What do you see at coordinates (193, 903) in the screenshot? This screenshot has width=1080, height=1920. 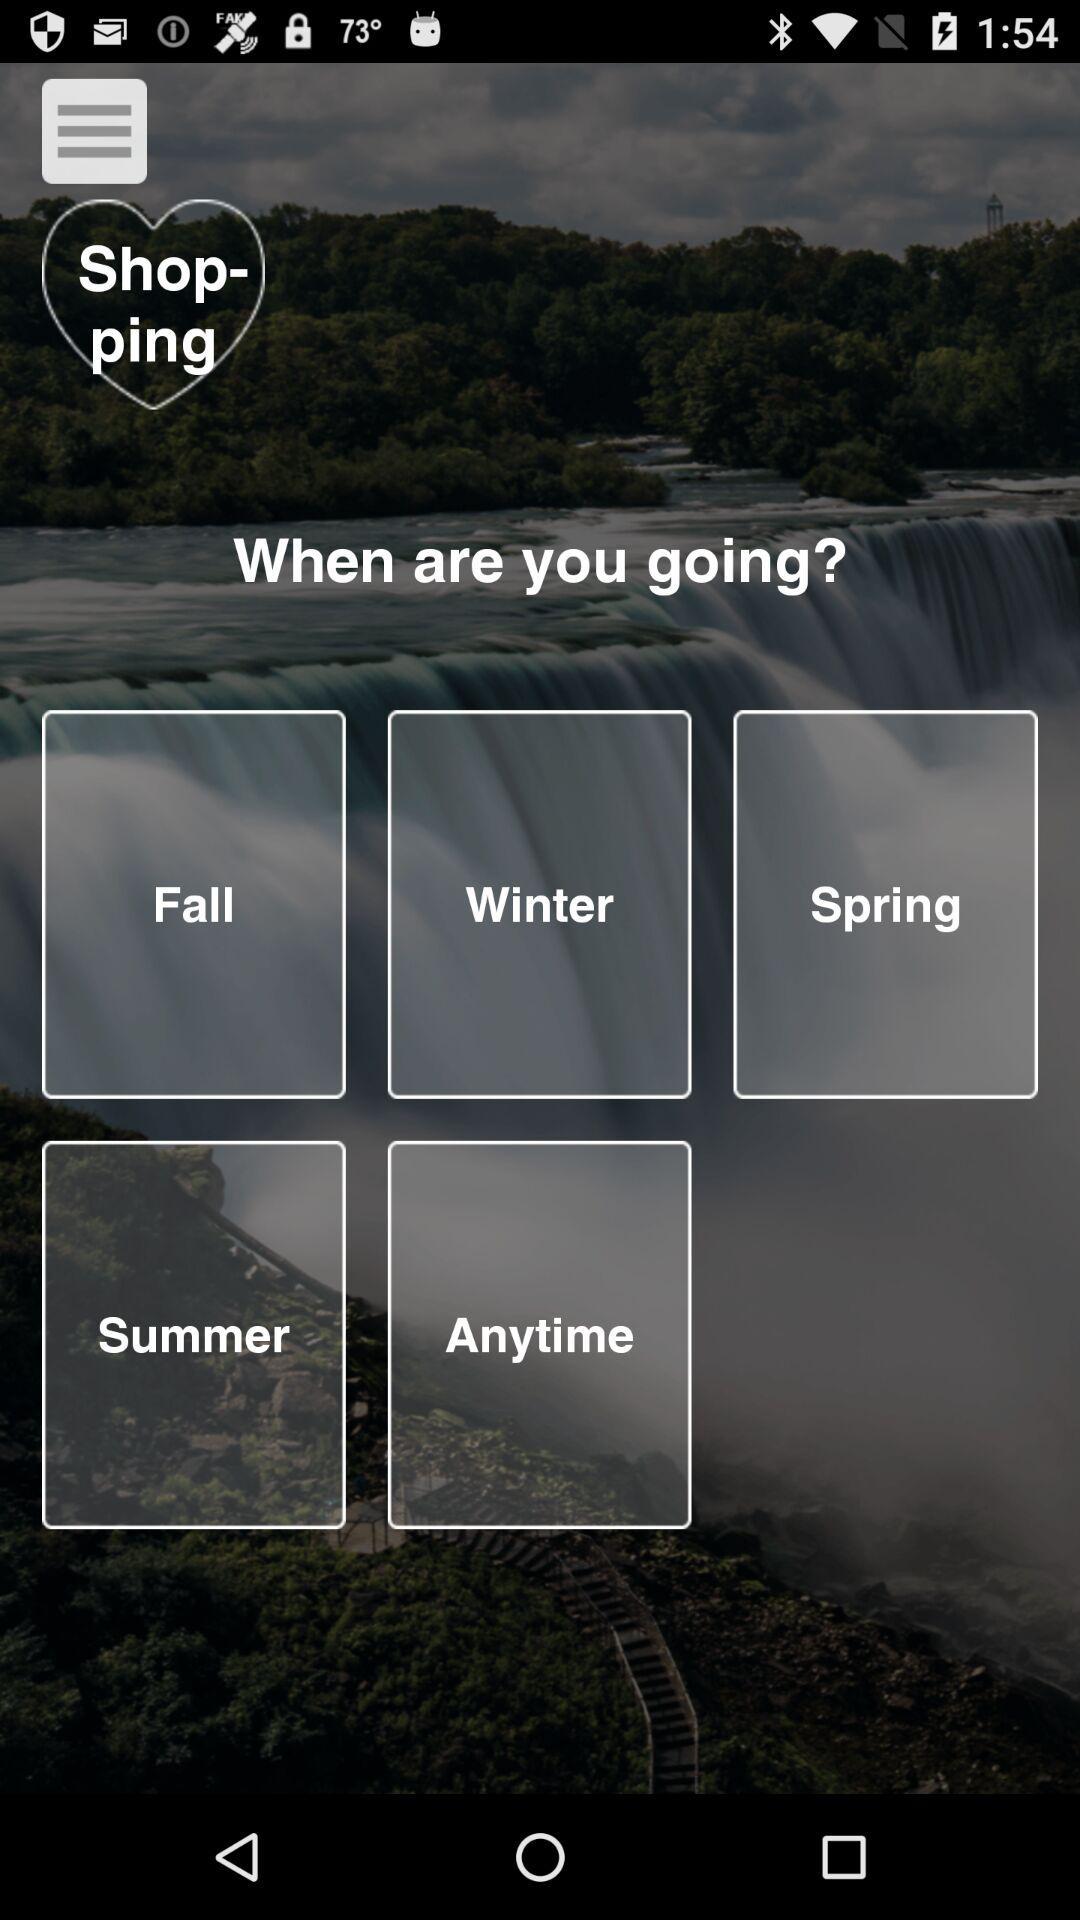 I see `fall season` at bounding box center [193, 903].